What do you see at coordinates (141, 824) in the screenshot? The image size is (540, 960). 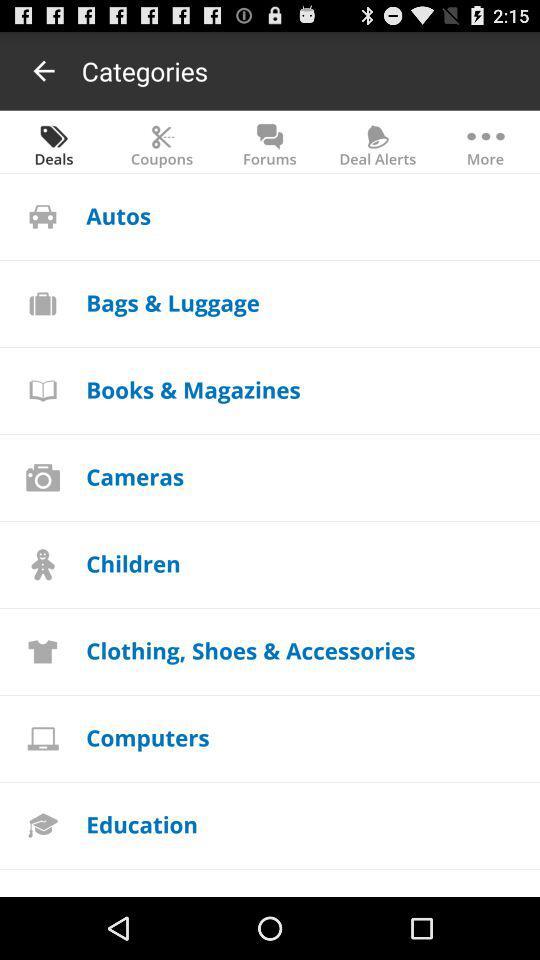 I see `icon above the entertainment` at bounding box center [141, 824].